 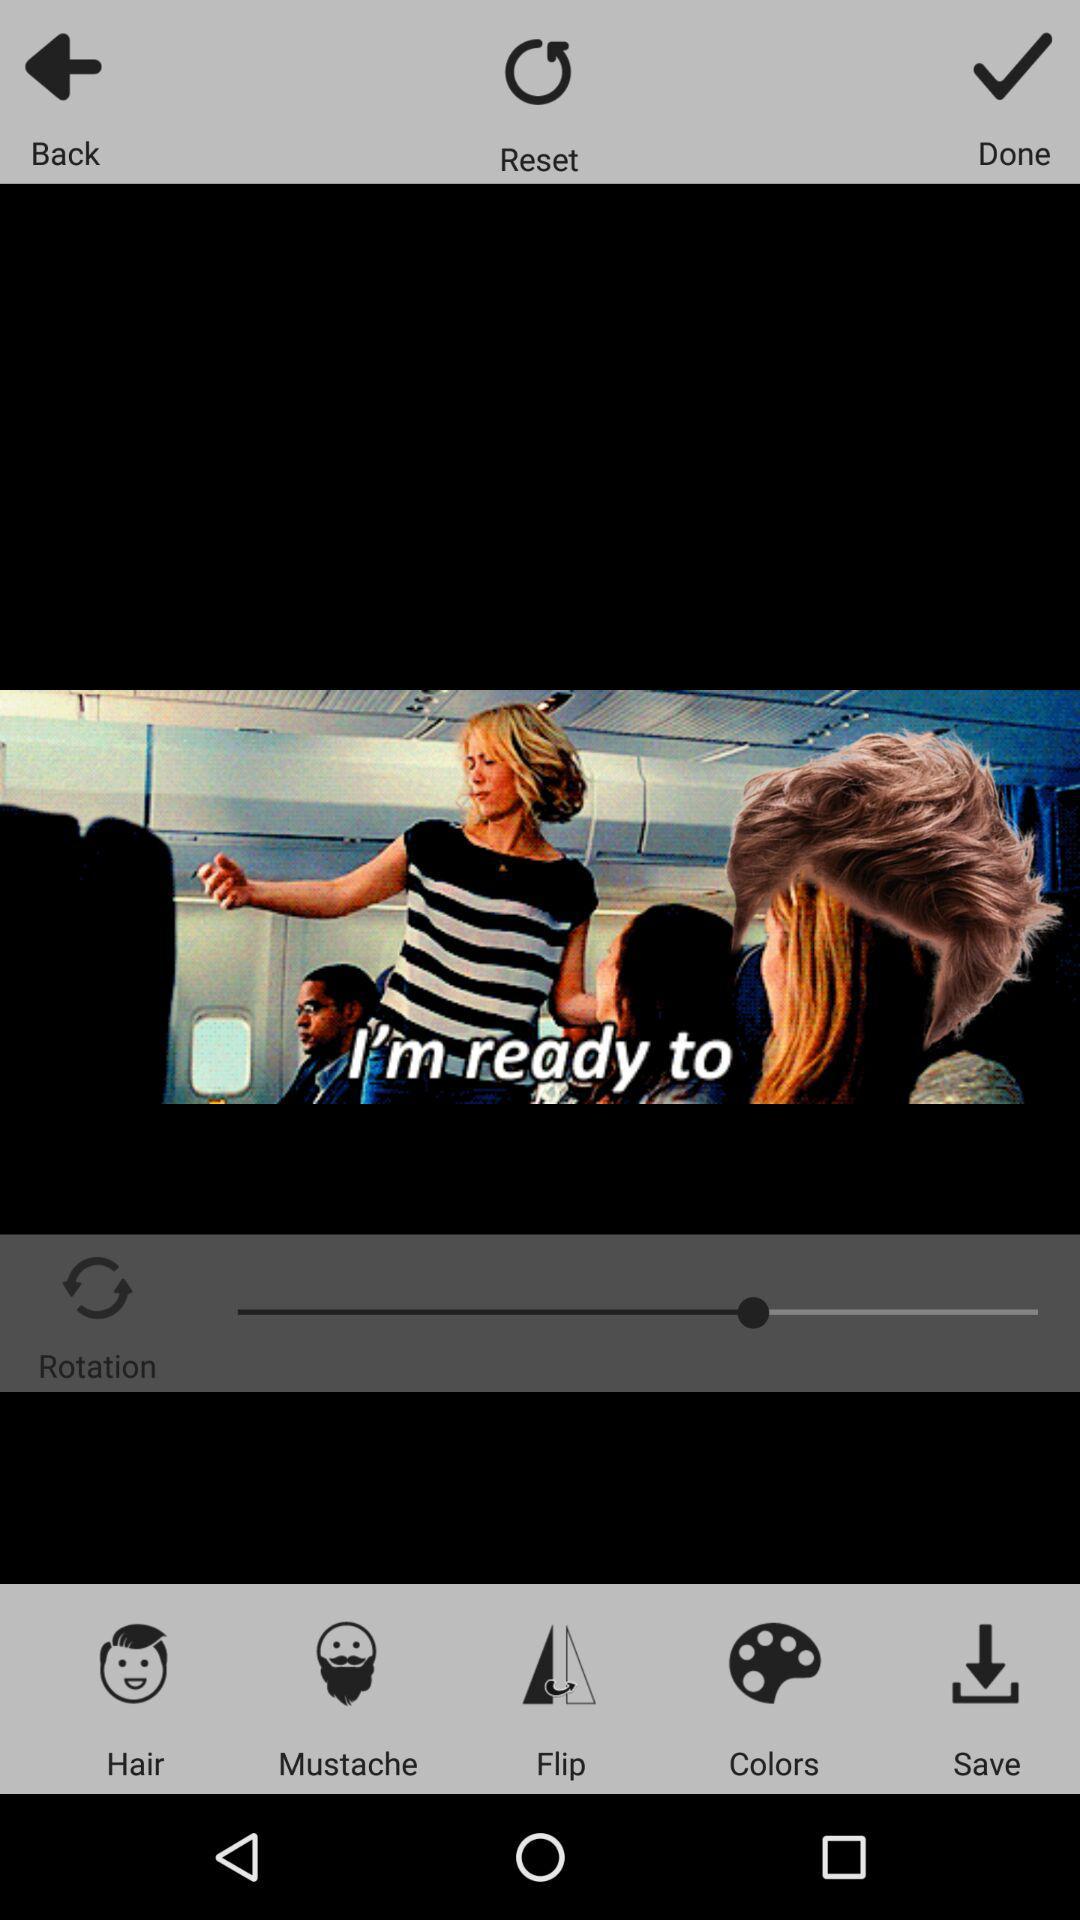 I want to click on edit the colors, so click(x=773, y=1662).